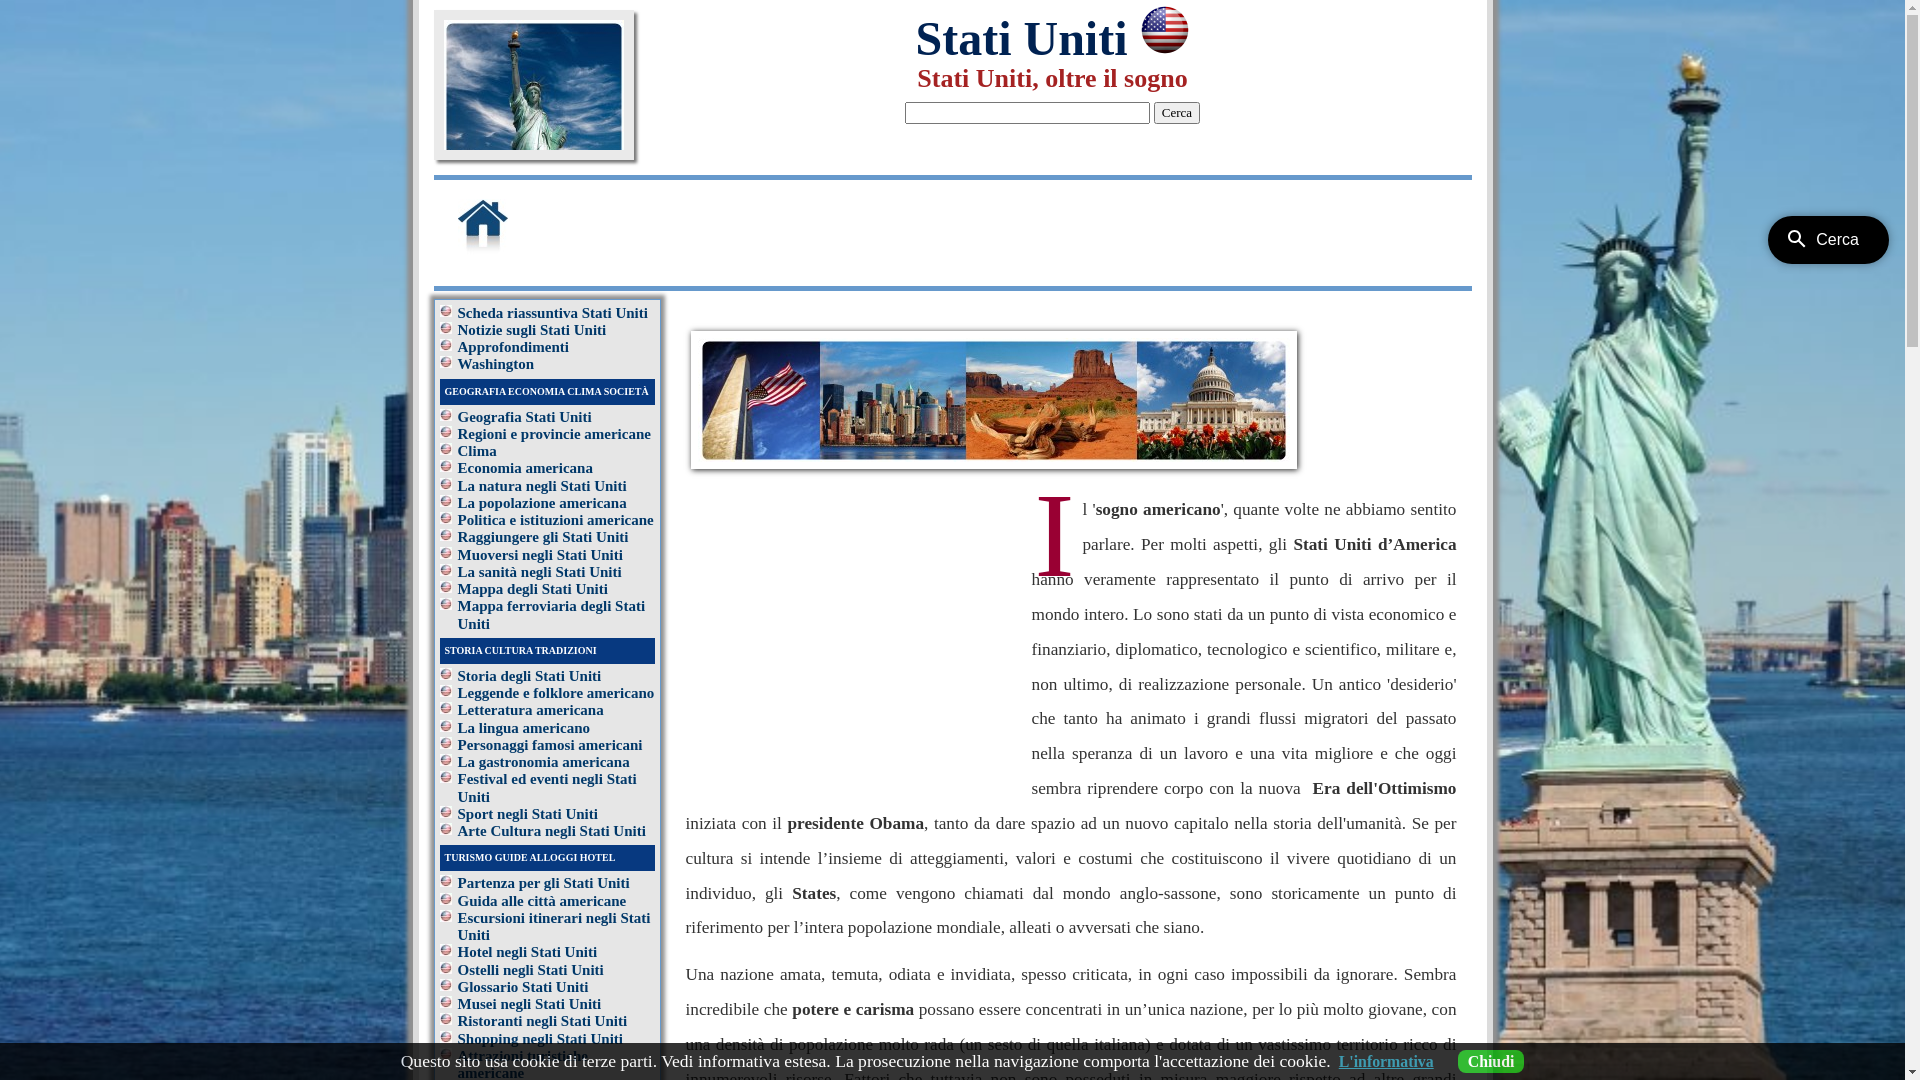  I want to click on 'Economia americana', so click(456, 467).